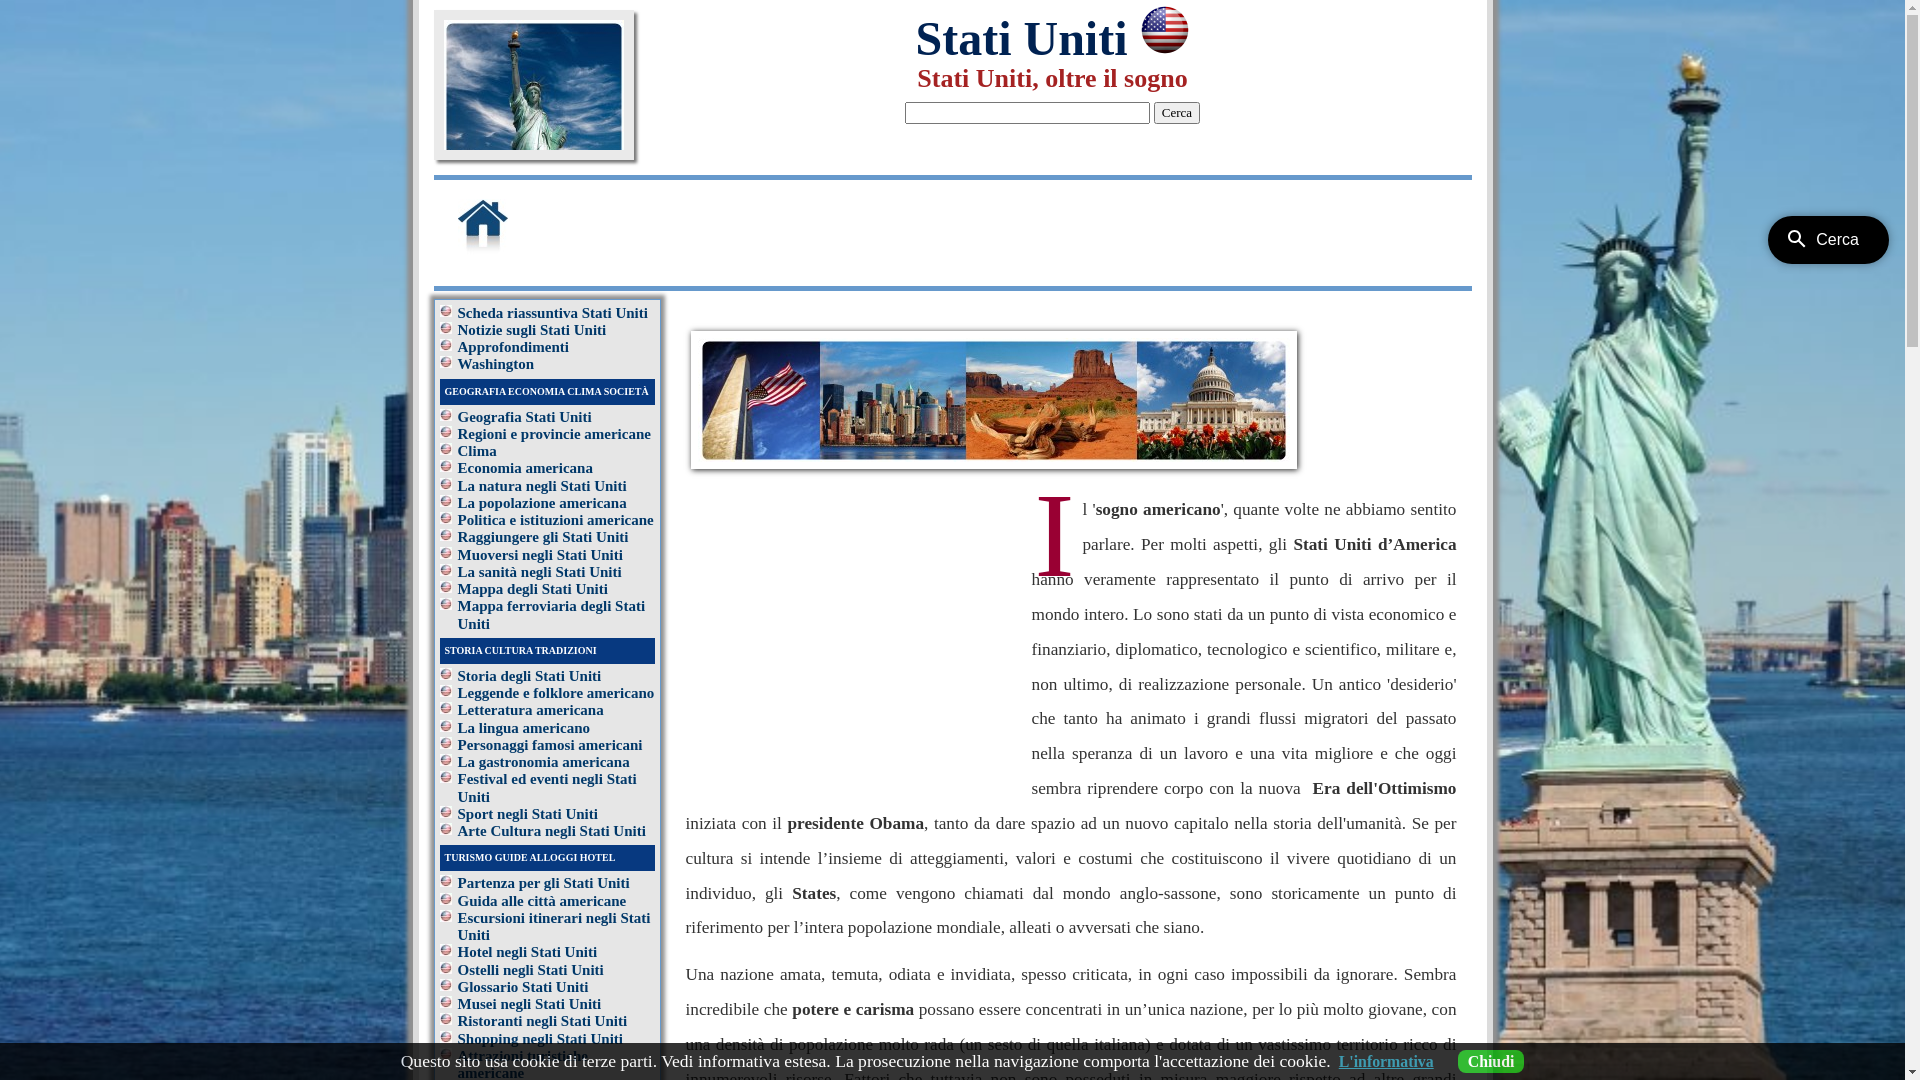  I want to click on 'Economia americana', so click(456, 467).